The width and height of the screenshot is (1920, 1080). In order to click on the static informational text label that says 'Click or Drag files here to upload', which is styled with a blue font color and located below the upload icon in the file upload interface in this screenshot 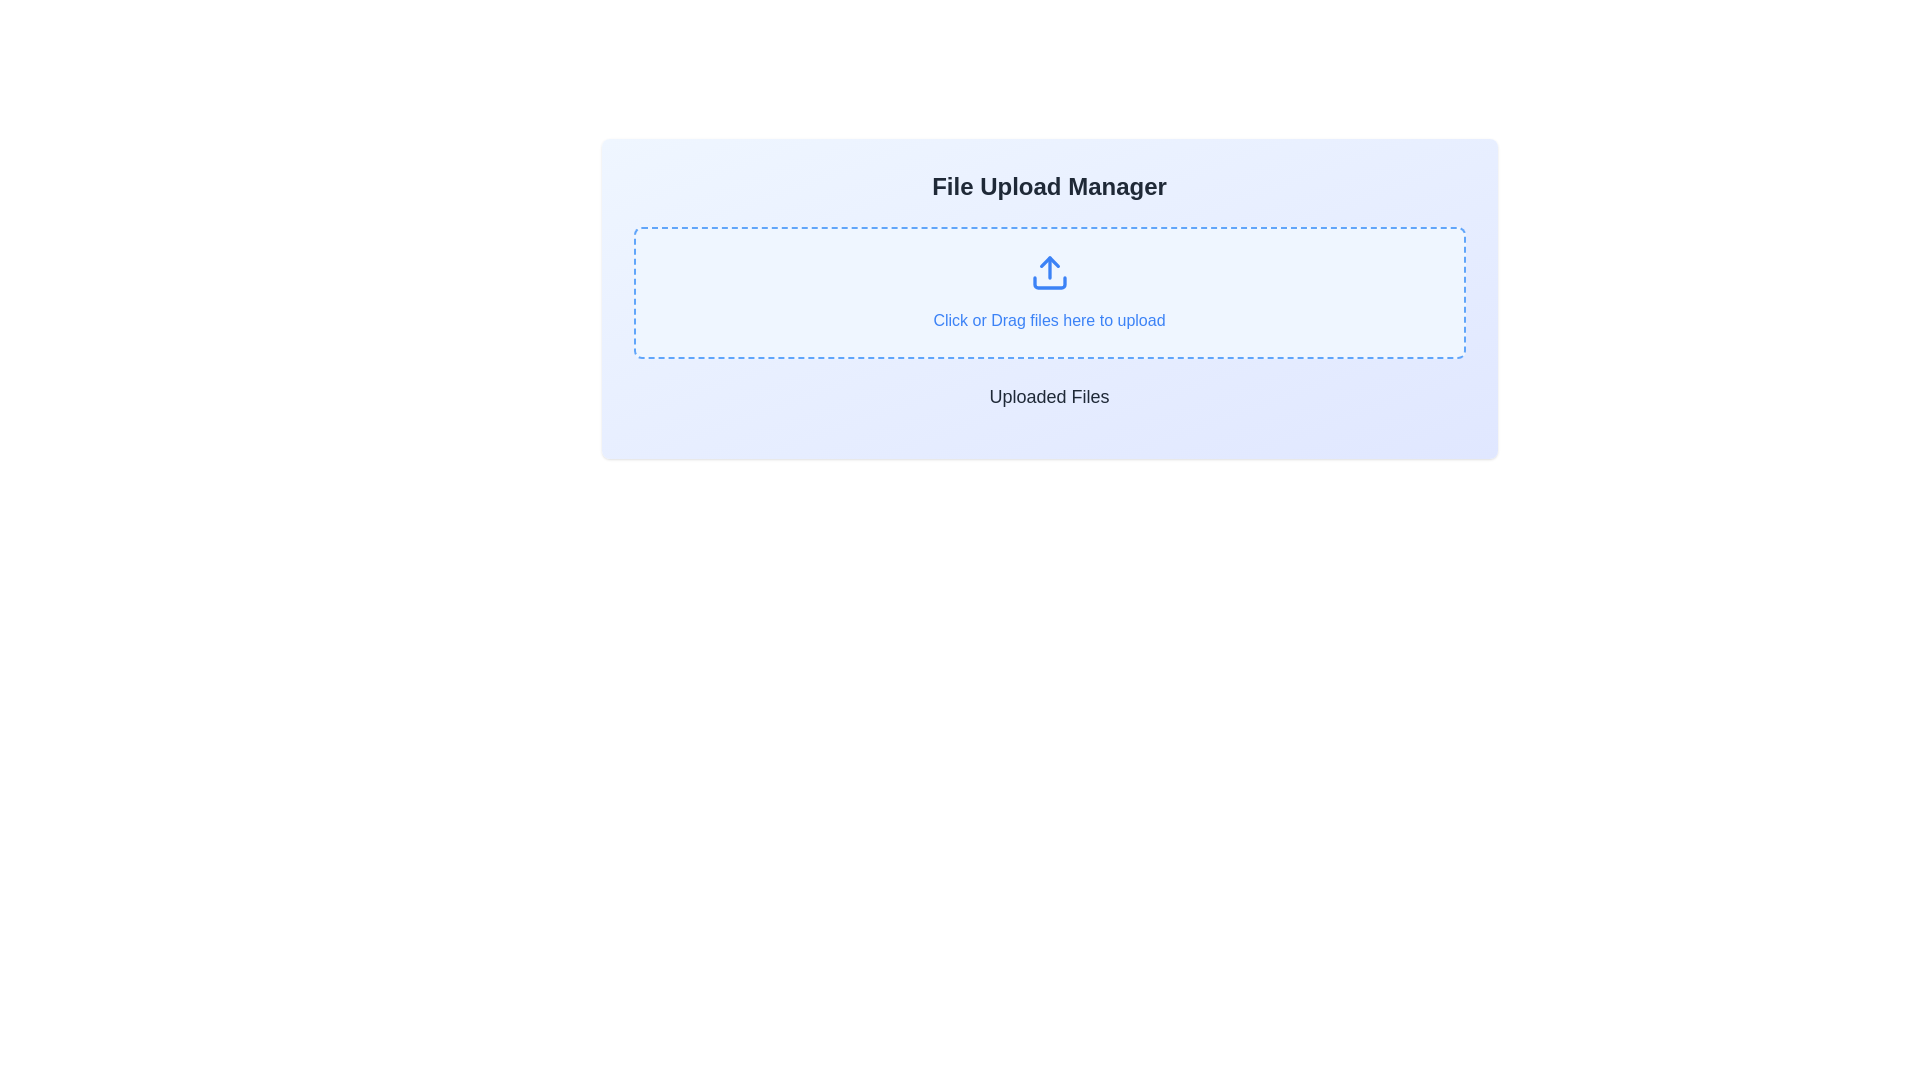, I will do `click(1048, 319)`.